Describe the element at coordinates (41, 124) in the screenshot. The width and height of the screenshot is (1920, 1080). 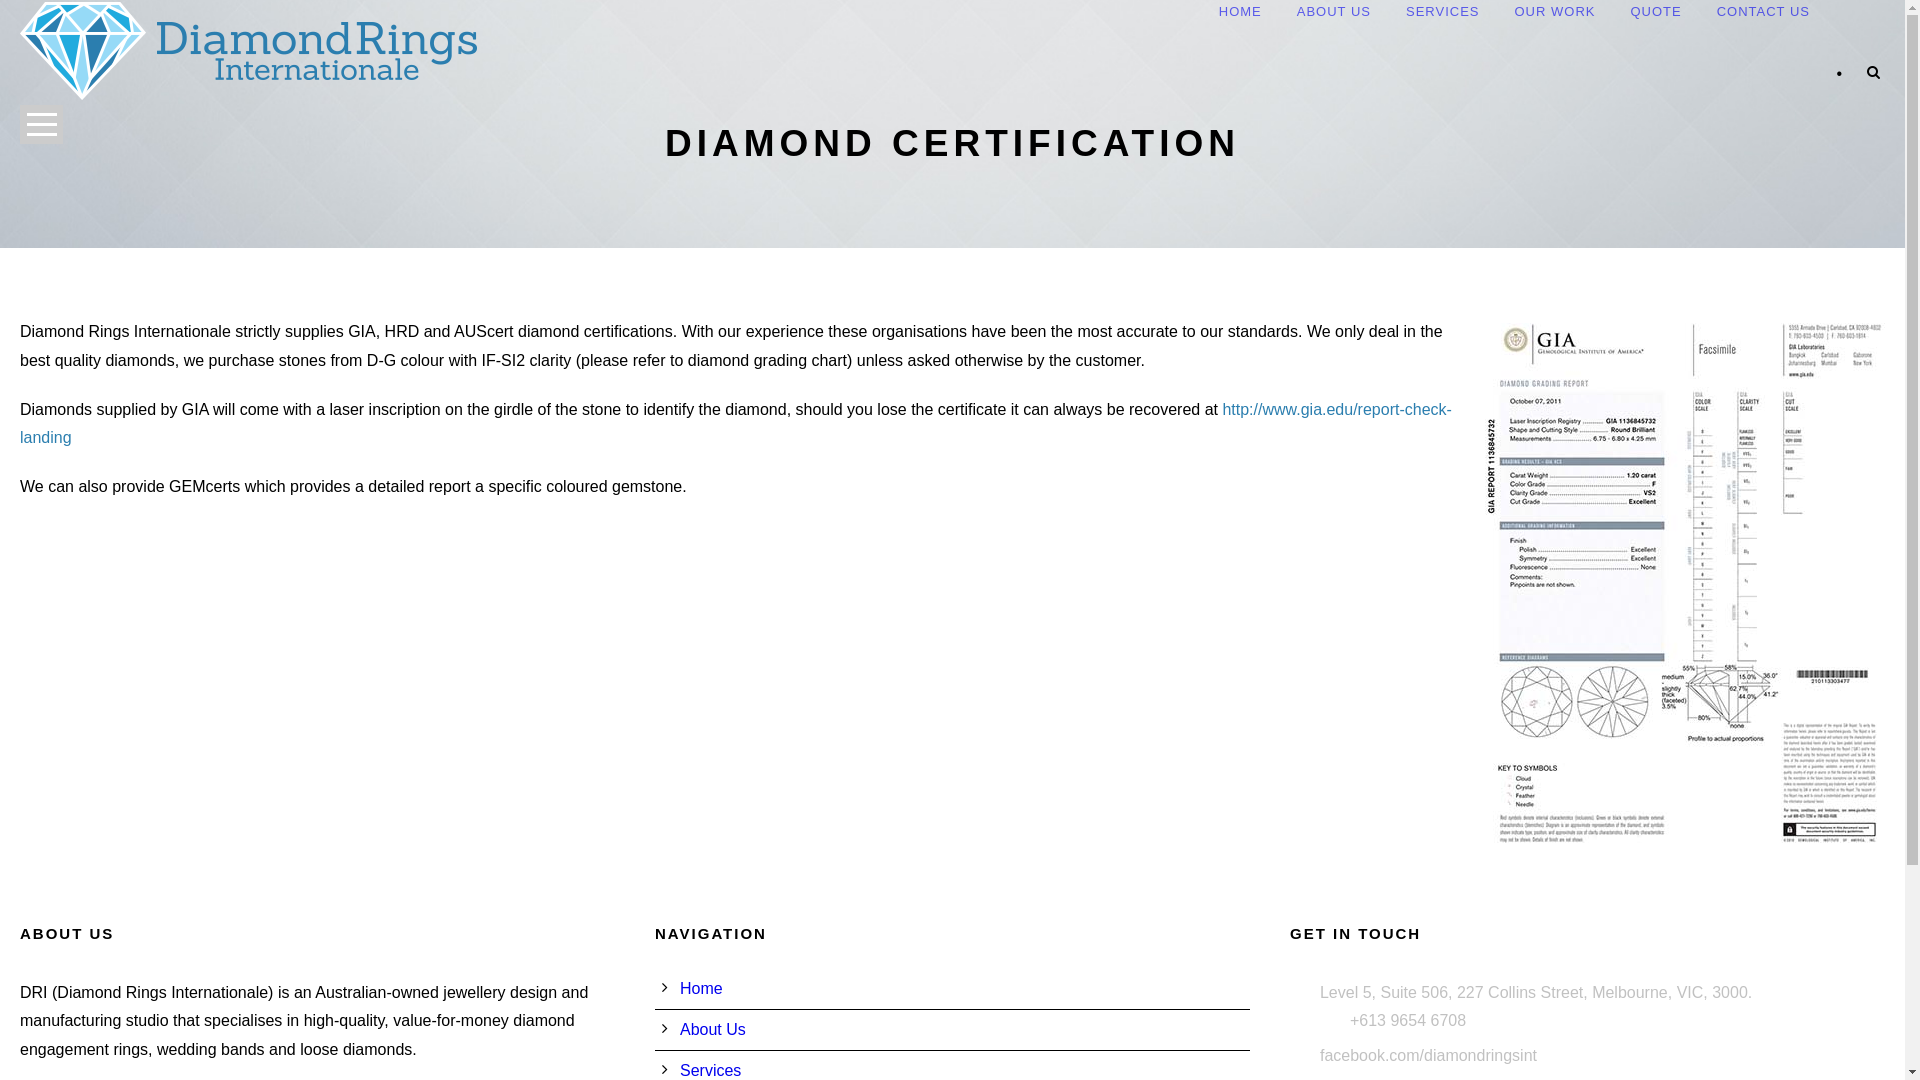
I see `'Open Menu'` at that location.